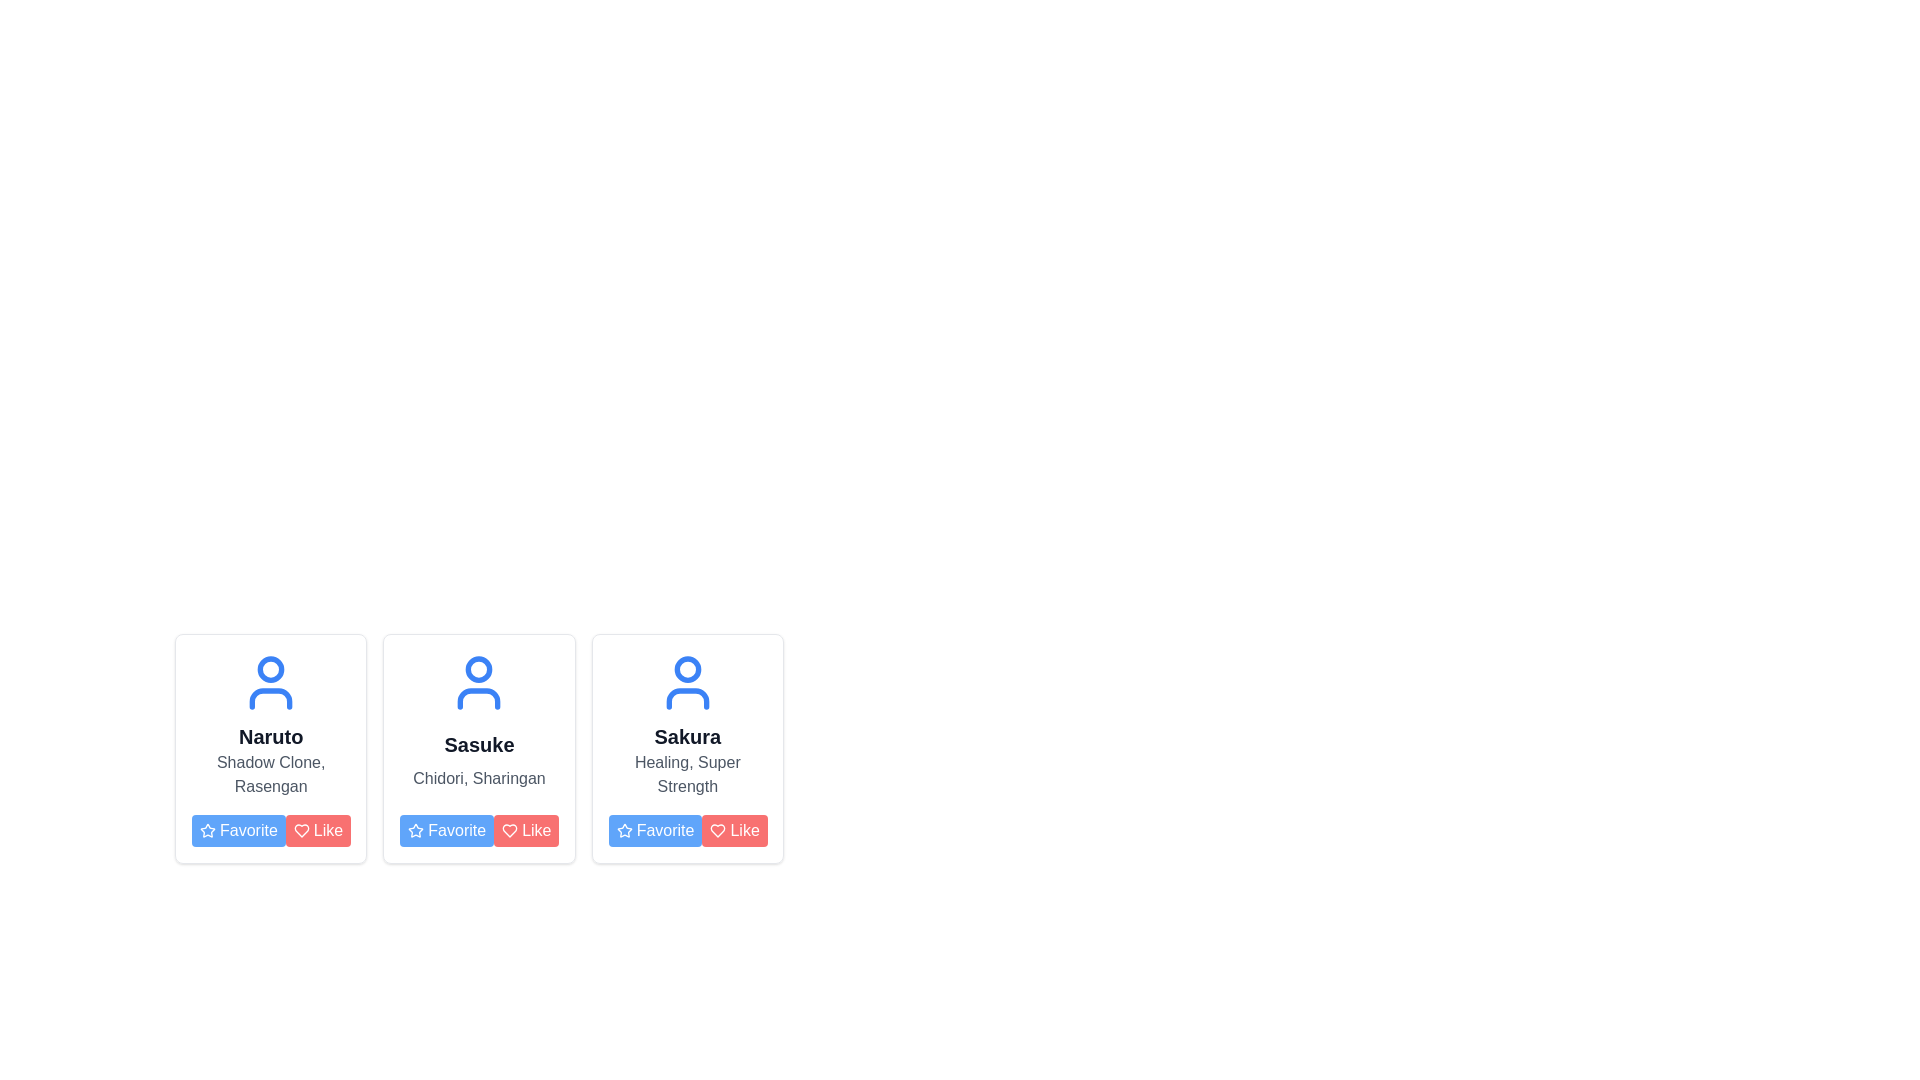 This screenshot has width=1920, height=1080. What do you see at coordinates (687, 736) in the screenshot?
I see `the text label displaying 'Sakura' to check for additional information that may appear` at bounding box center [687, 736].